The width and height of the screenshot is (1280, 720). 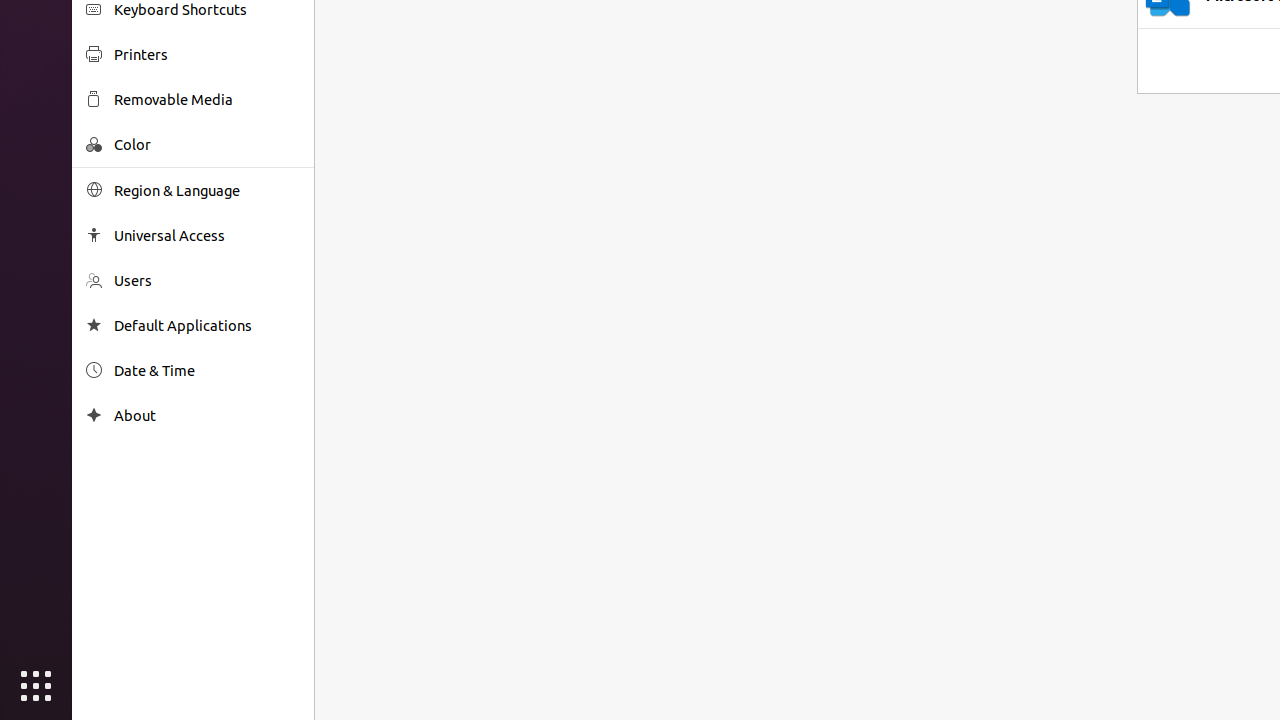 I want to click on 'Users', so click(x=206, y=280).